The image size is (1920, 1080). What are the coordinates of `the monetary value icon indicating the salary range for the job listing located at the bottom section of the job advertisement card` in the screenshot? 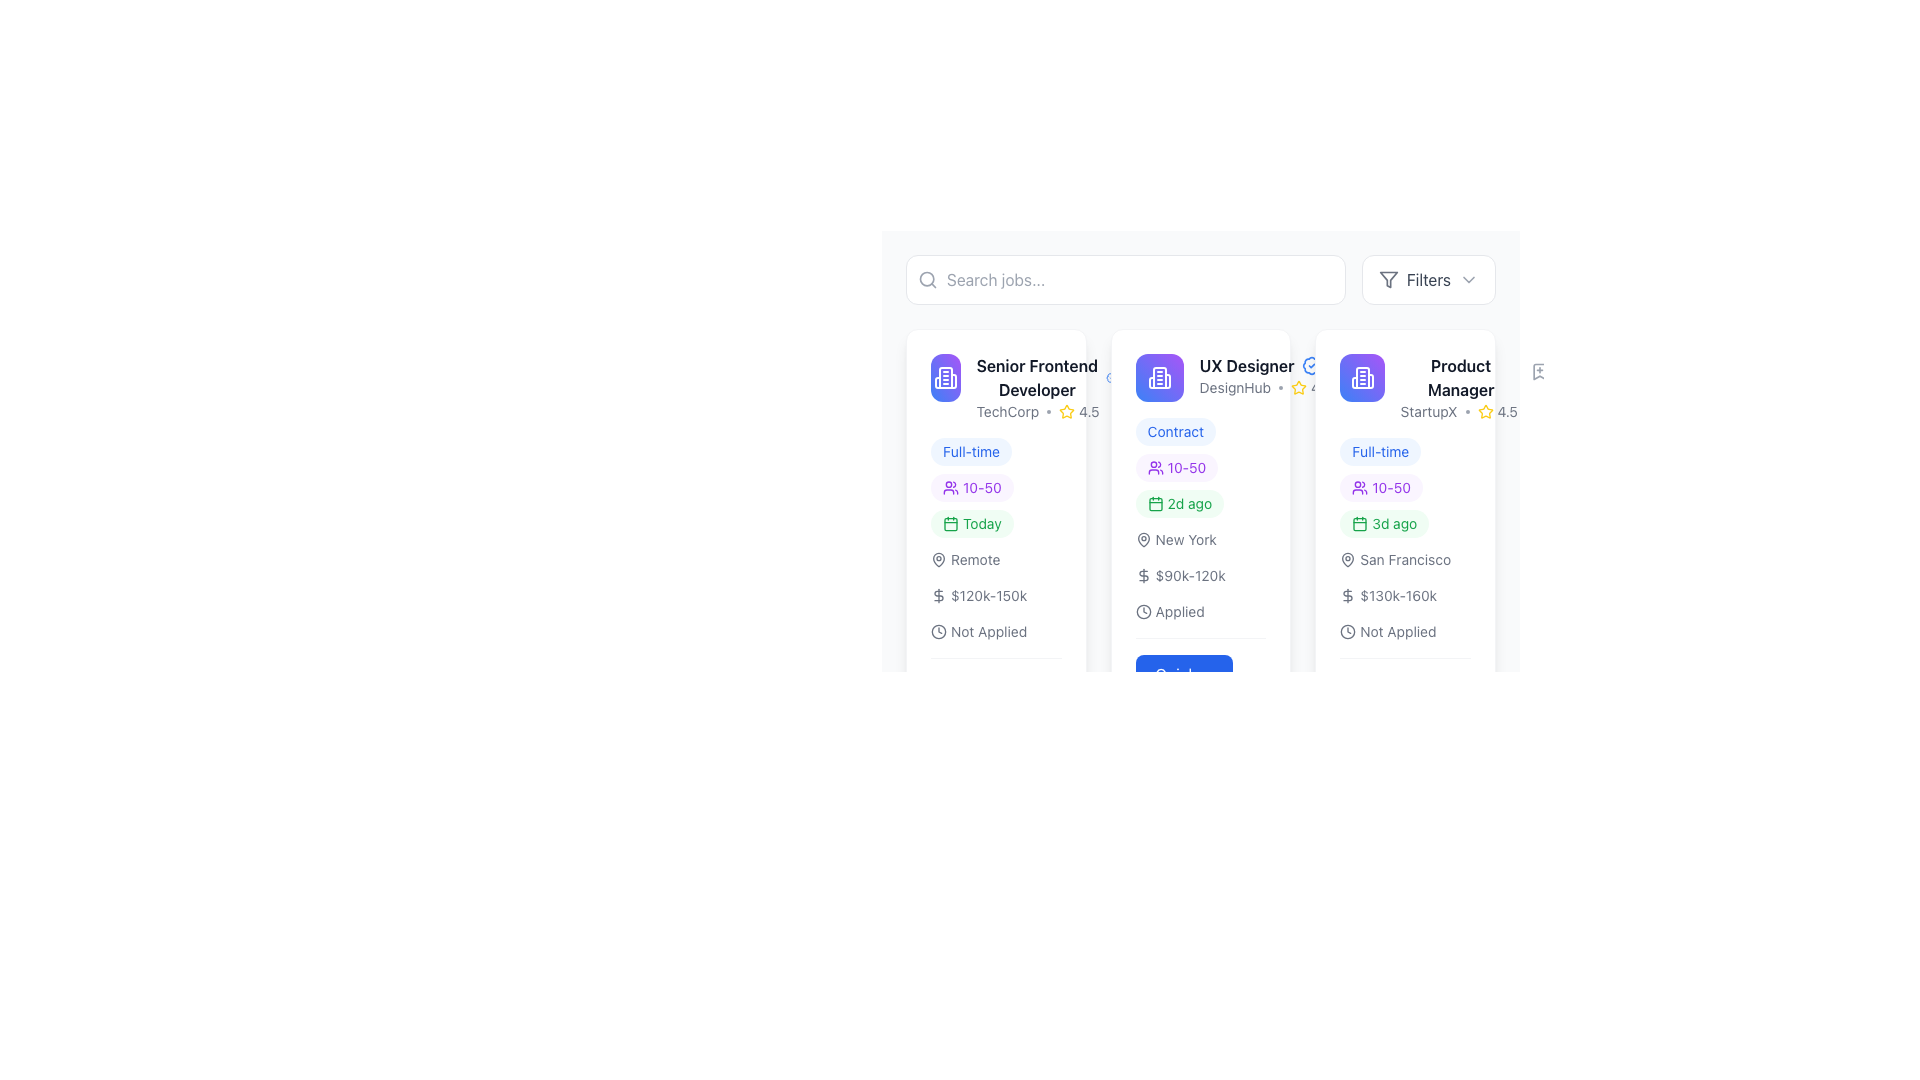 It's located at (938, 595).